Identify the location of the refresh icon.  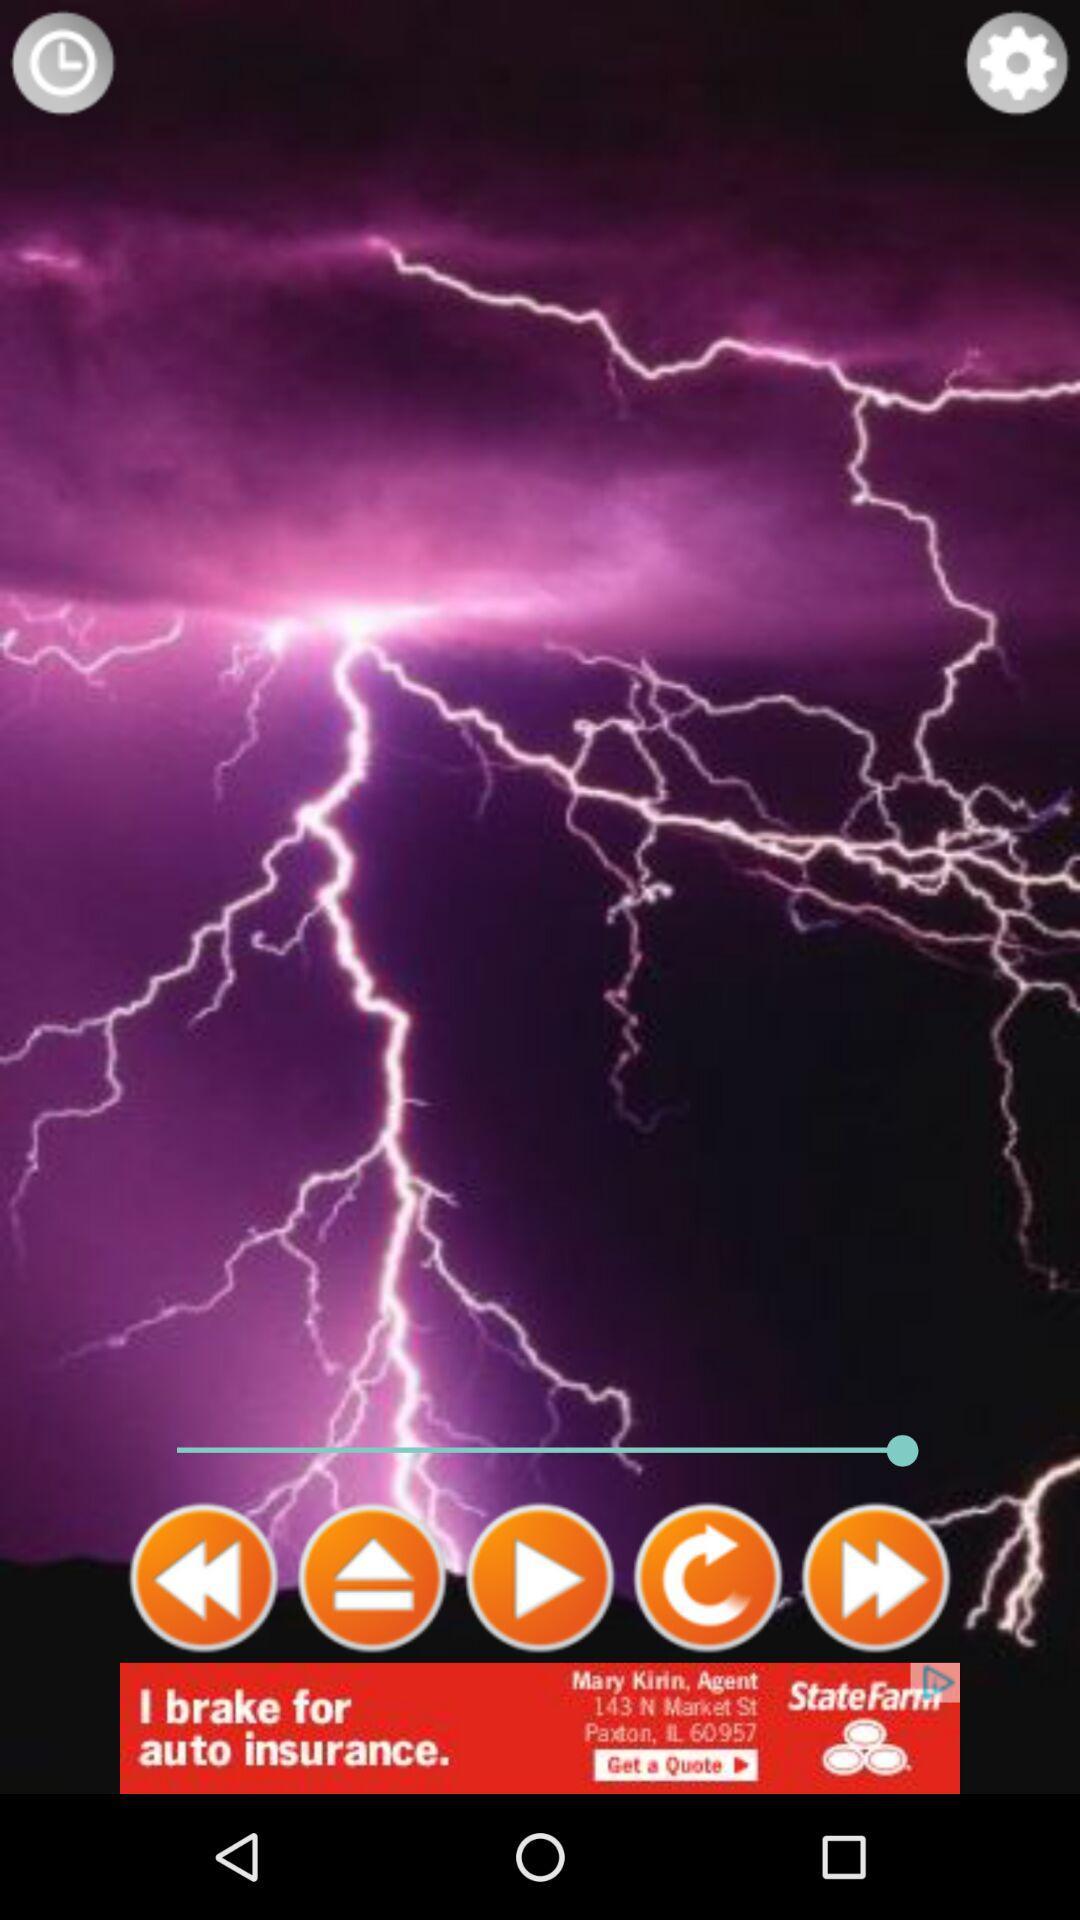
(707, 1688).